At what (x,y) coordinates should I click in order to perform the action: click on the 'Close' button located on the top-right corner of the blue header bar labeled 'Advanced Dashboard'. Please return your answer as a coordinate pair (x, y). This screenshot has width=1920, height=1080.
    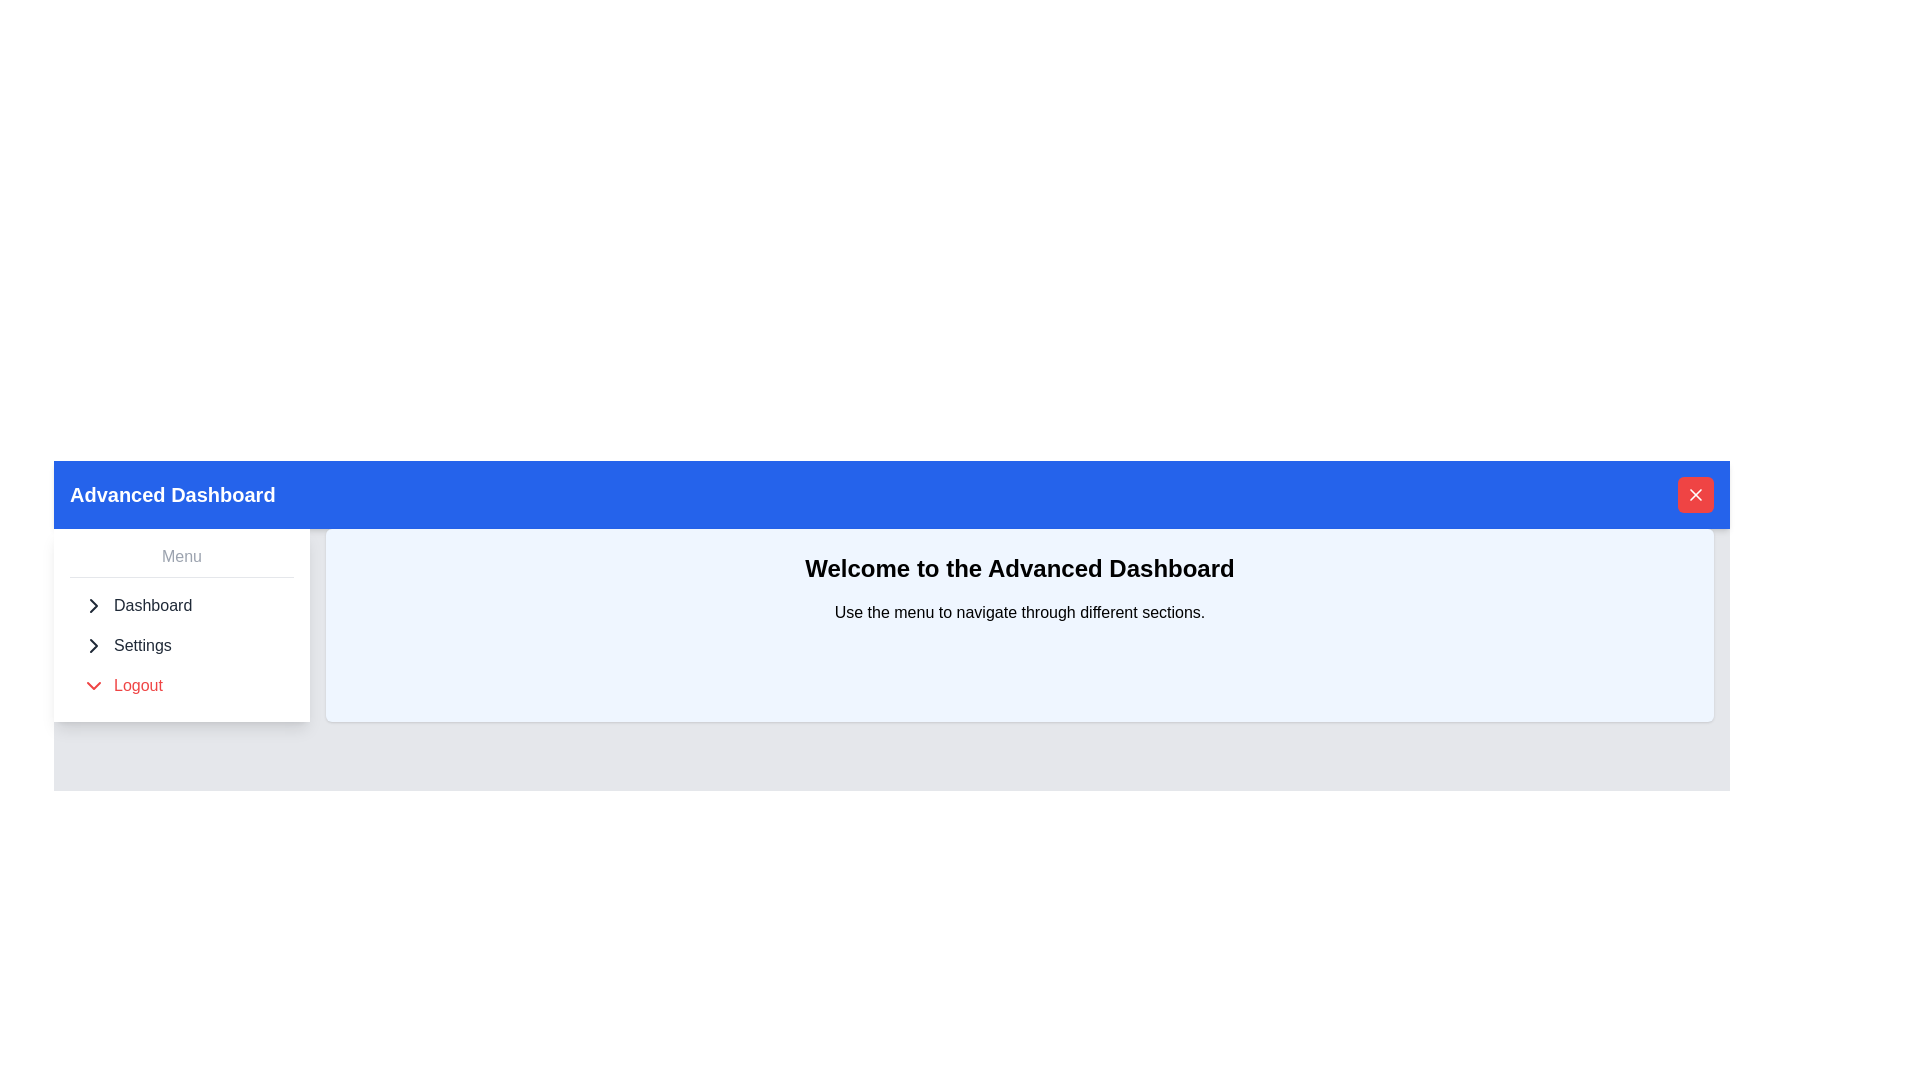
    Looking at the image, I should click on (1694, 494).